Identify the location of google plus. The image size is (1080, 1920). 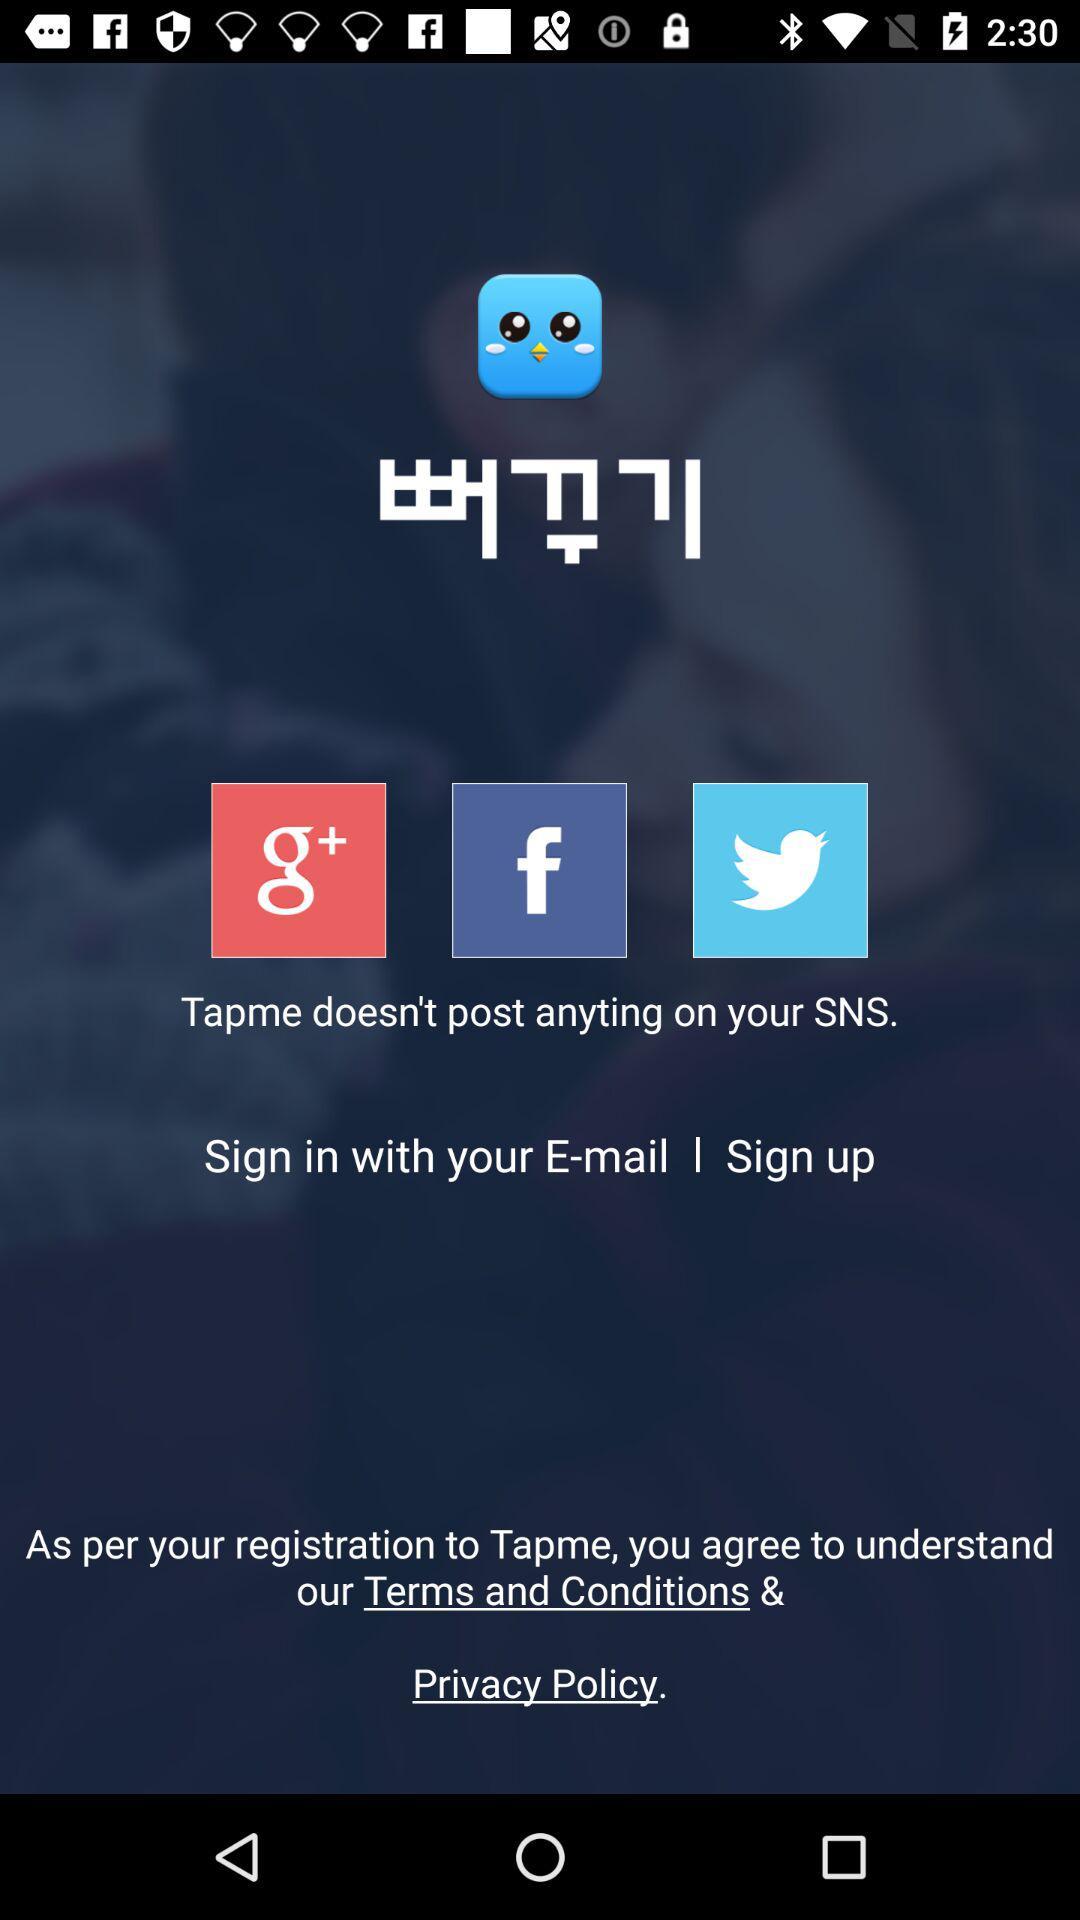
(298, 870).